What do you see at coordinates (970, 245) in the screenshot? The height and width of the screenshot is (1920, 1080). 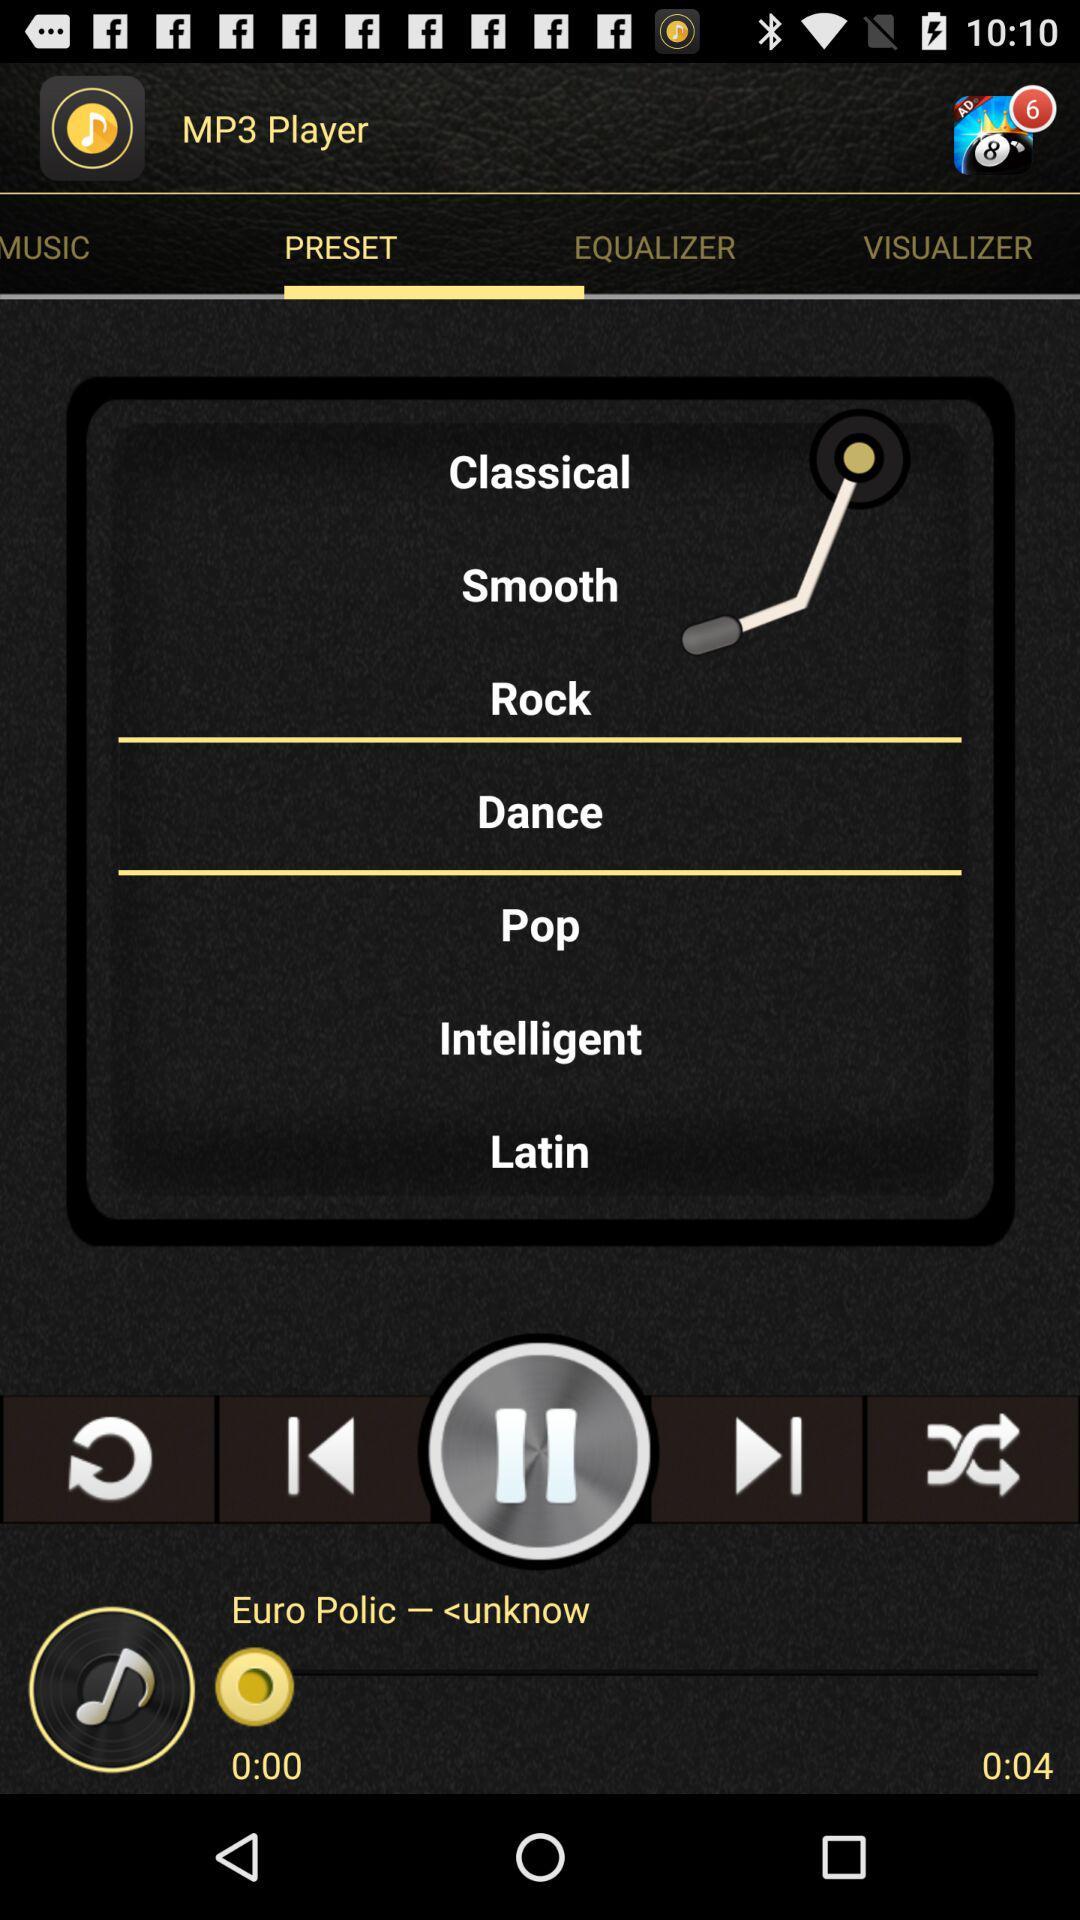 I see `the item next to preset radio button` at bounding box center [970, 245].